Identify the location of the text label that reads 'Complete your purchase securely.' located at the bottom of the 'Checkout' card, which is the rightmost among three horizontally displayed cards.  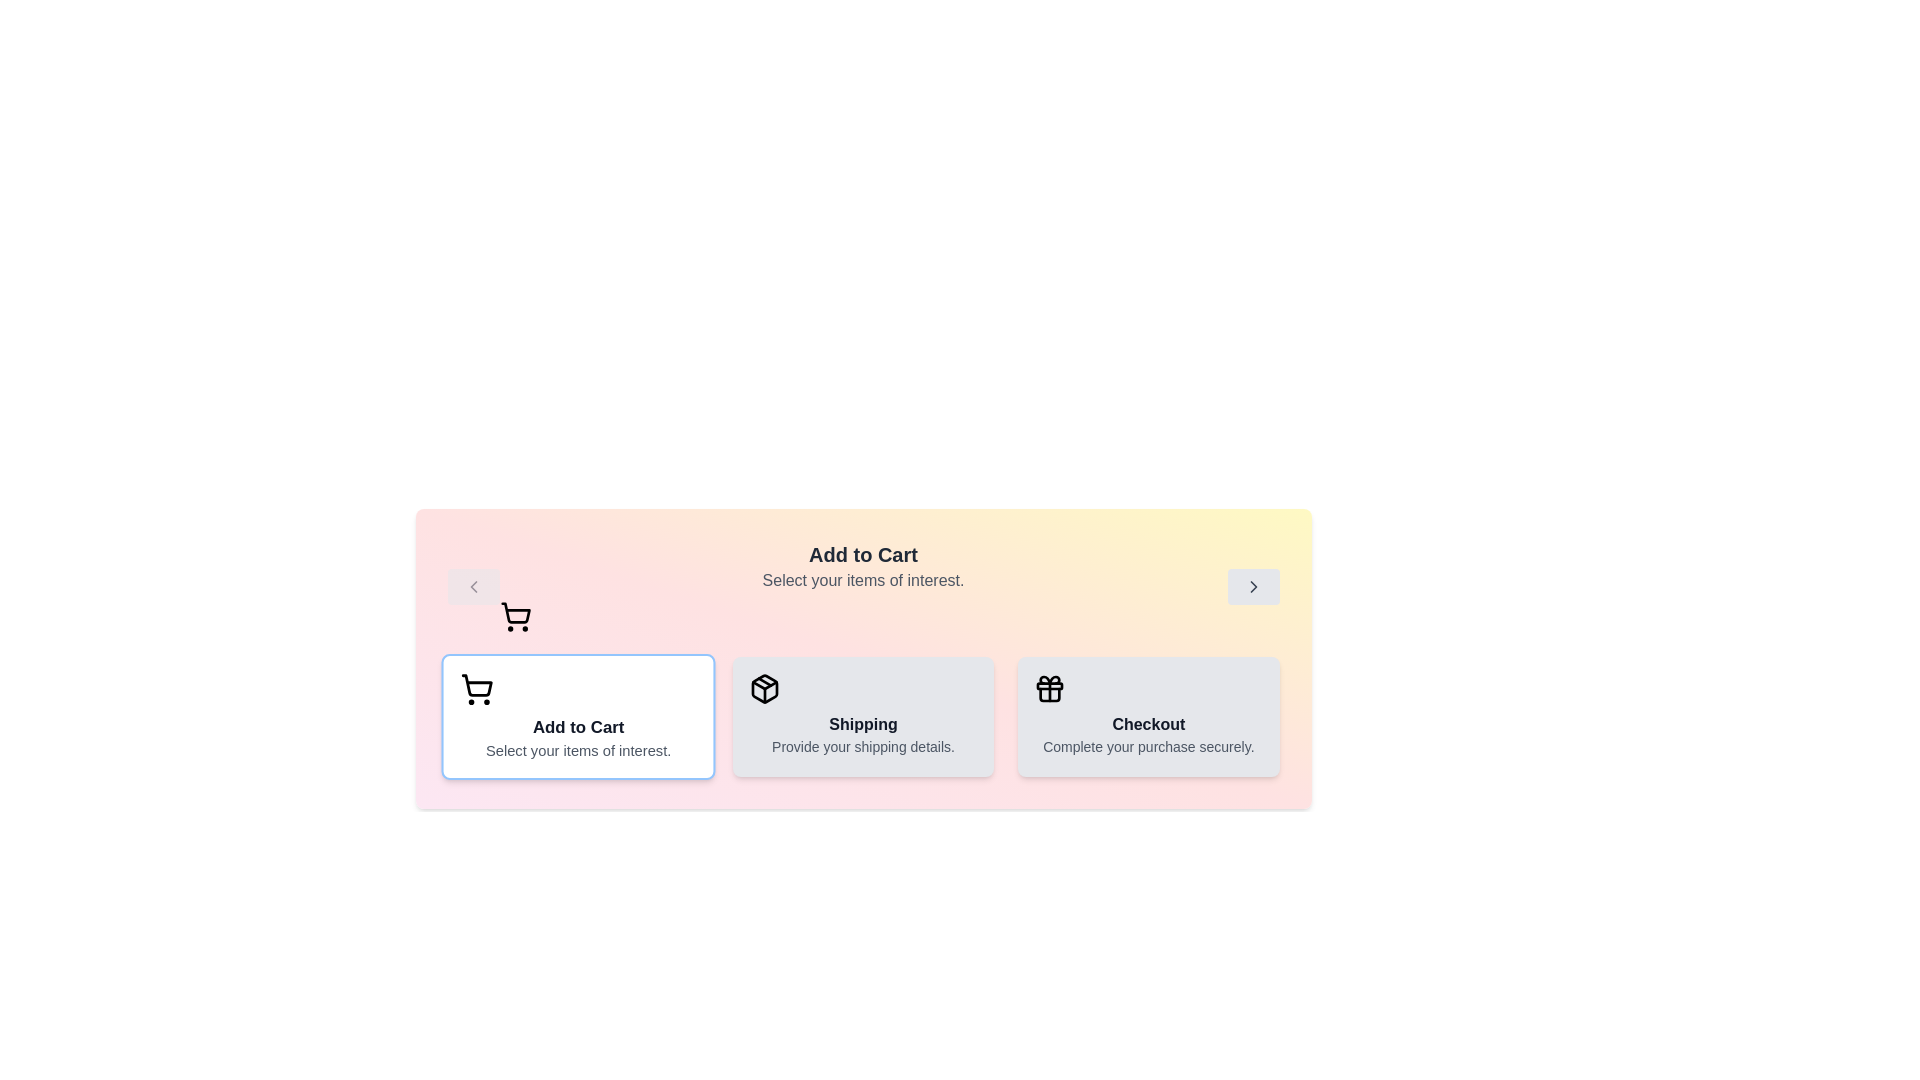
(1148, 747).